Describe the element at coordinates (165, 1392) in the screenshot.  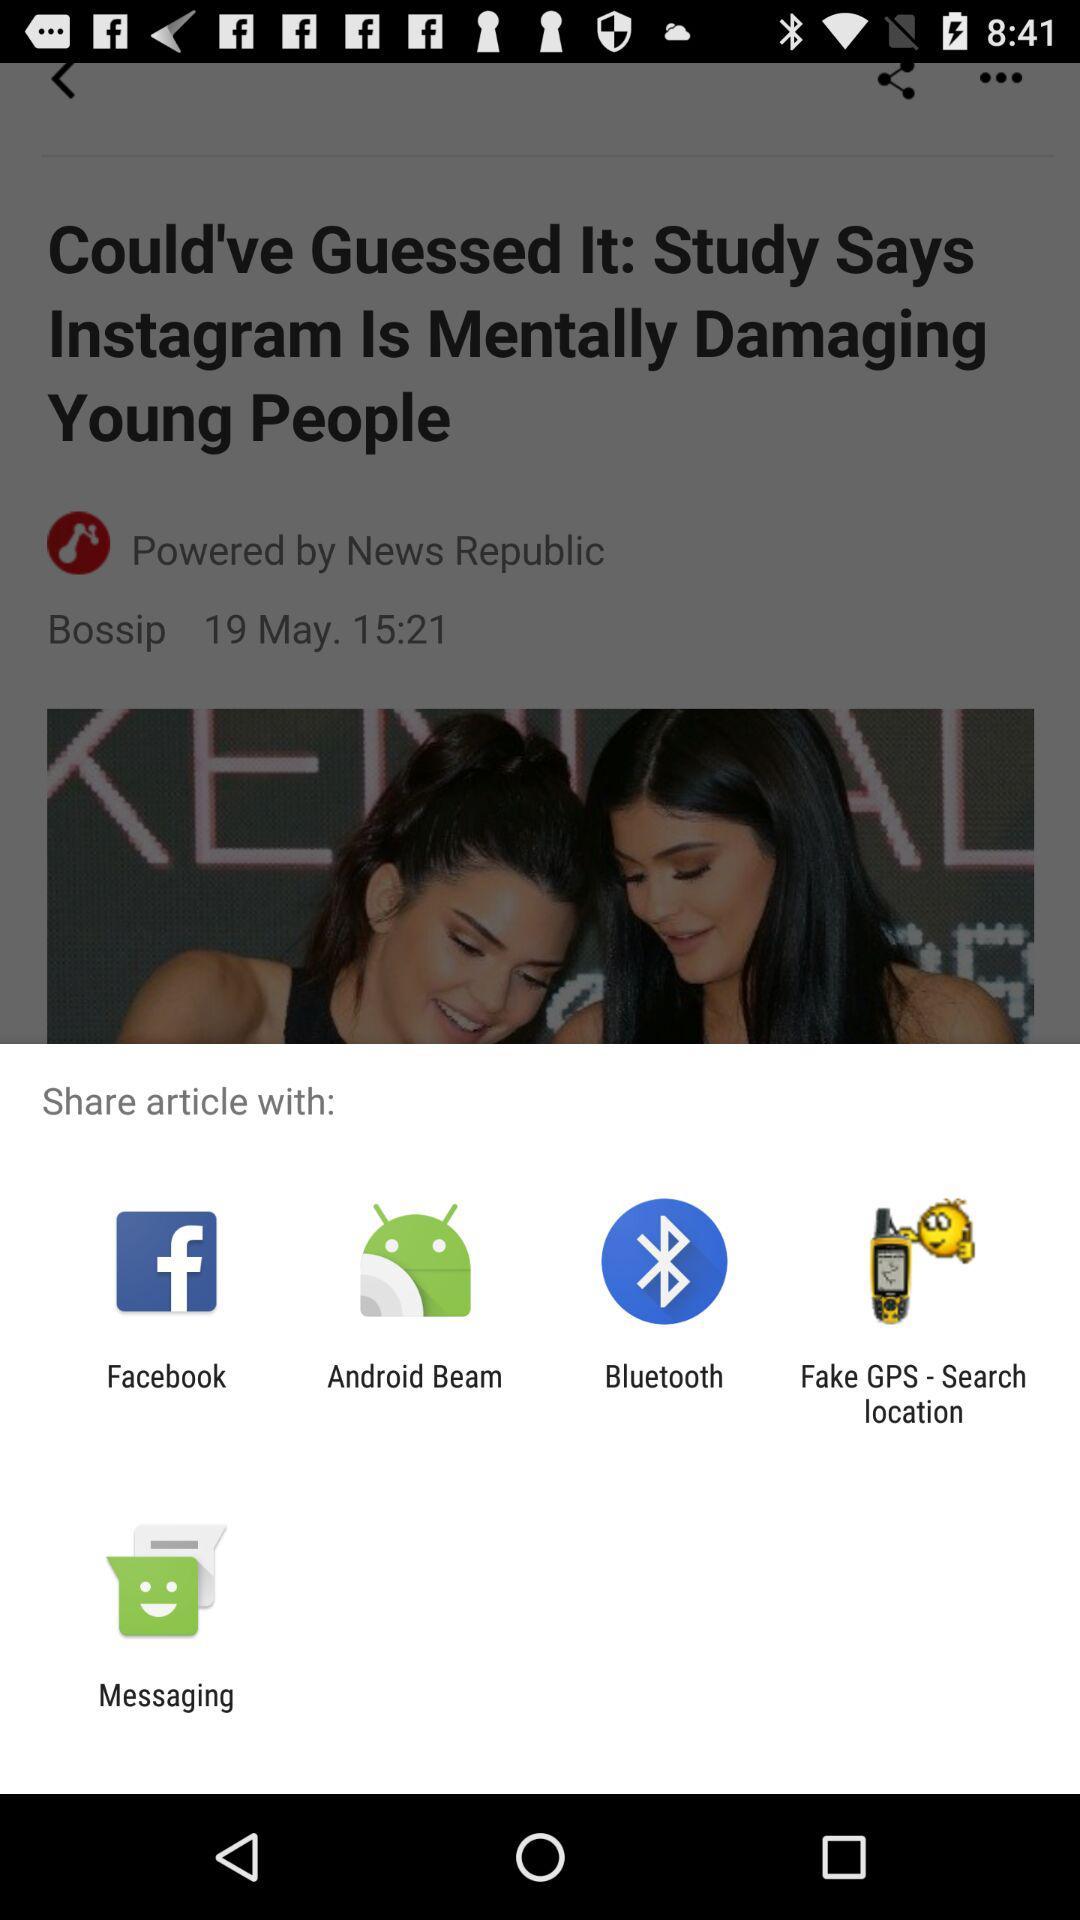
I see `facebook item` at that location.